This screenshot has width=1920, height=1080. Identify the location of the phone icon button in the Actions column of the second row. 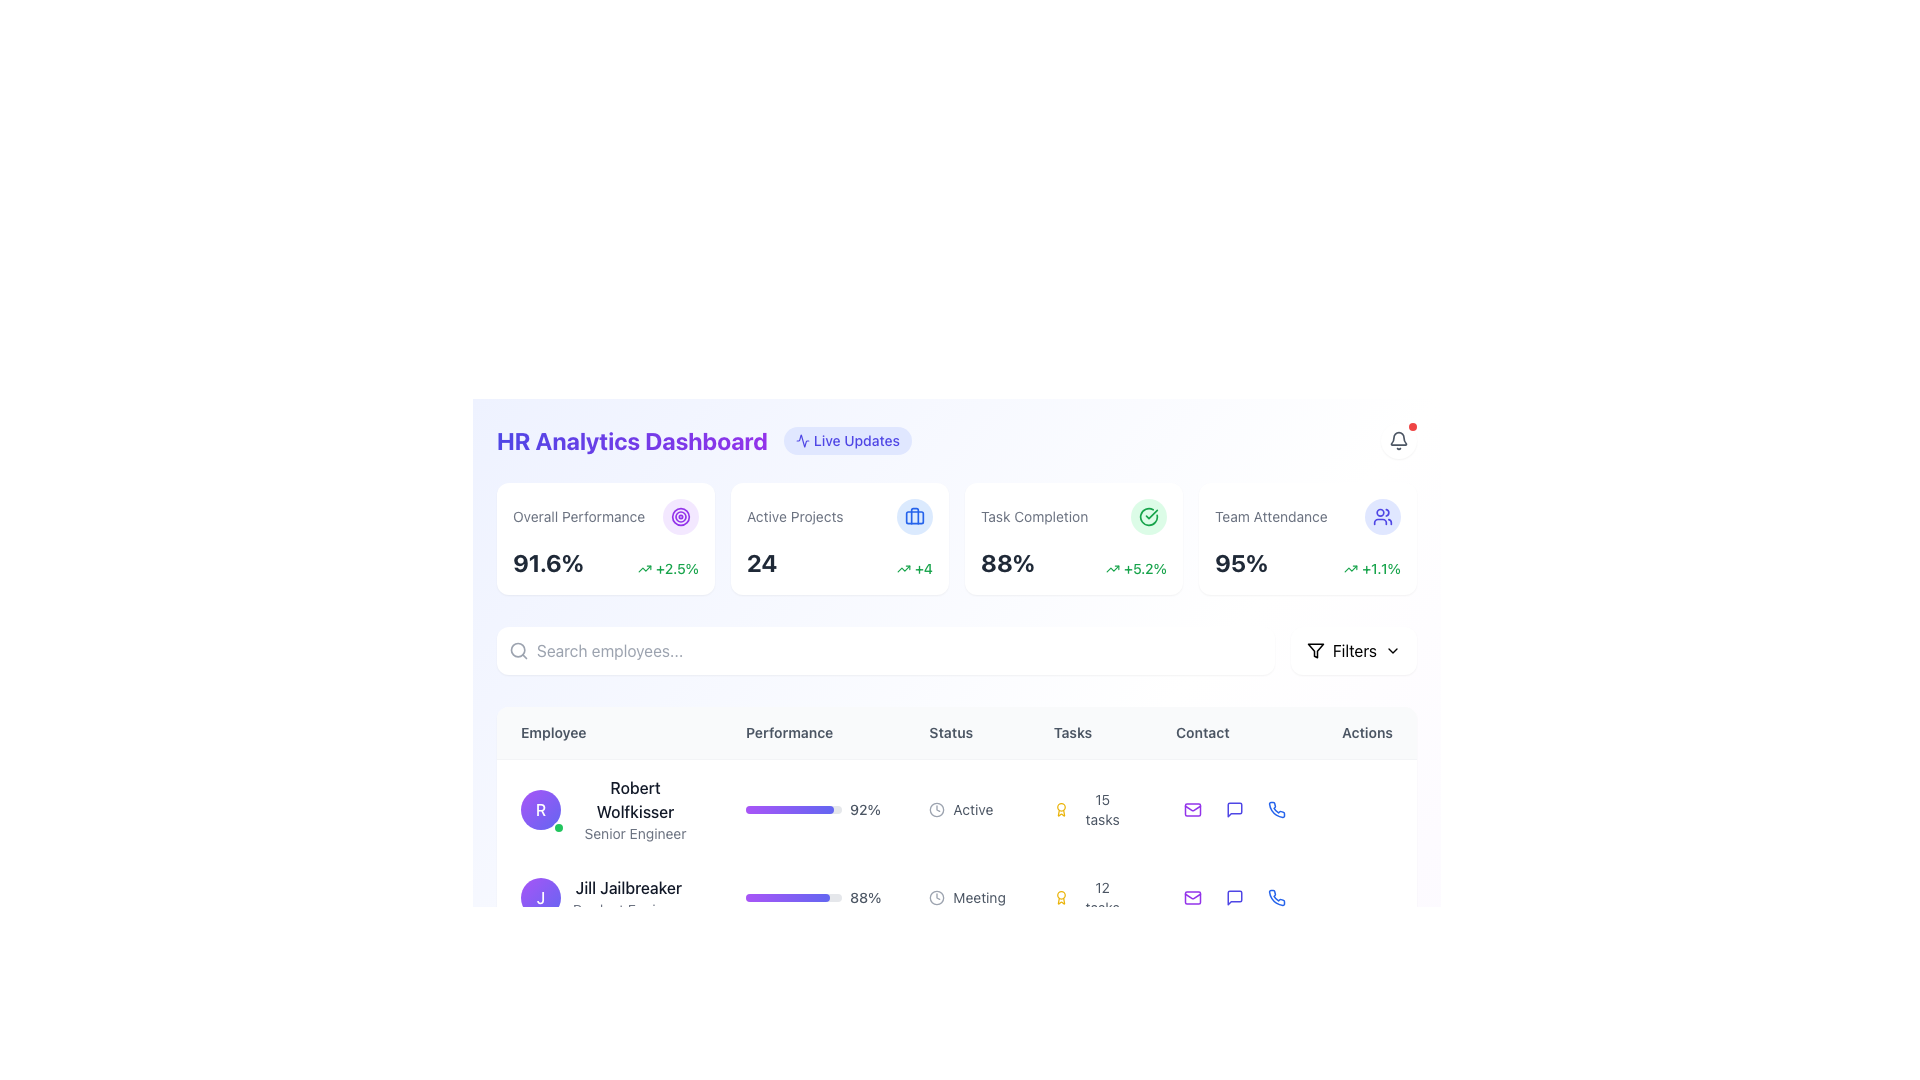
(1275, 897).